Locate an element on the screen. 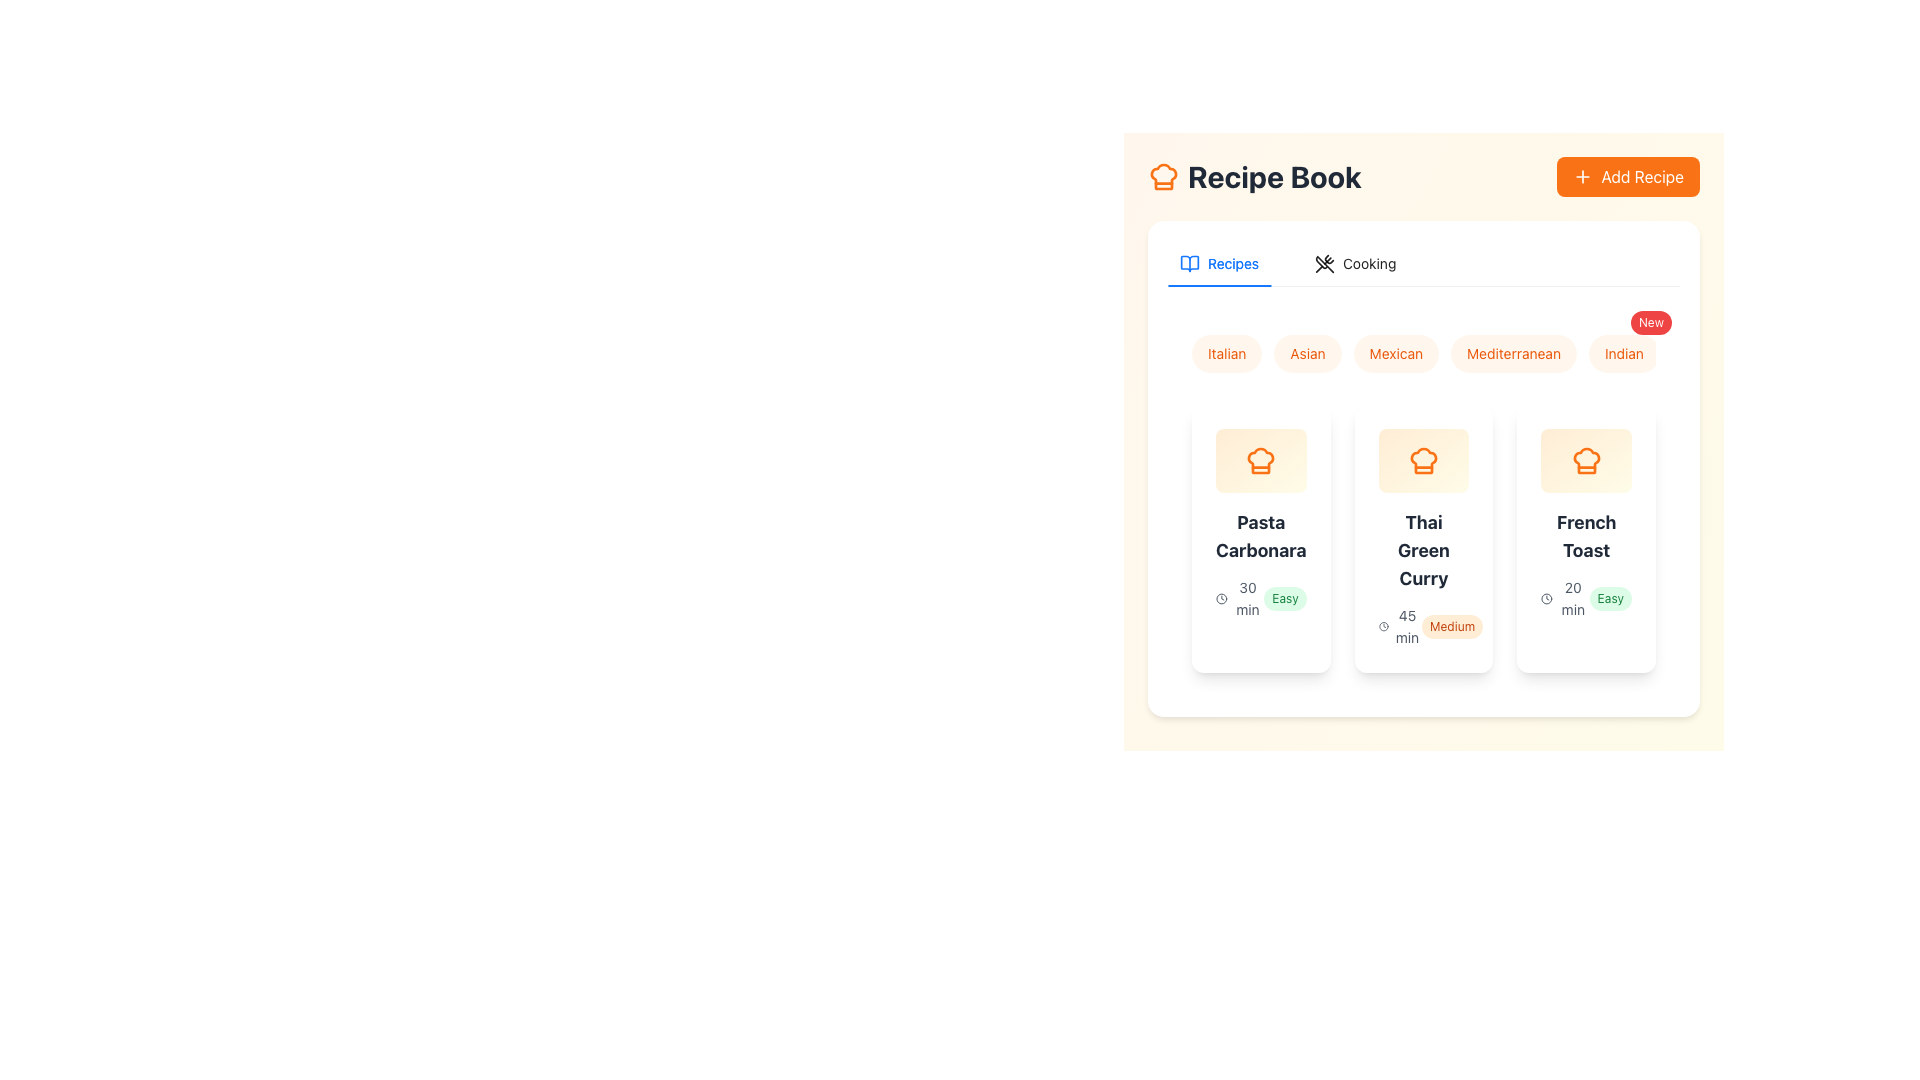  information displayed in the text element '20 min' with the indicator 'Easy' located below the 'French Toast' text in the third recipe card is located at coordinates (1585, 597).